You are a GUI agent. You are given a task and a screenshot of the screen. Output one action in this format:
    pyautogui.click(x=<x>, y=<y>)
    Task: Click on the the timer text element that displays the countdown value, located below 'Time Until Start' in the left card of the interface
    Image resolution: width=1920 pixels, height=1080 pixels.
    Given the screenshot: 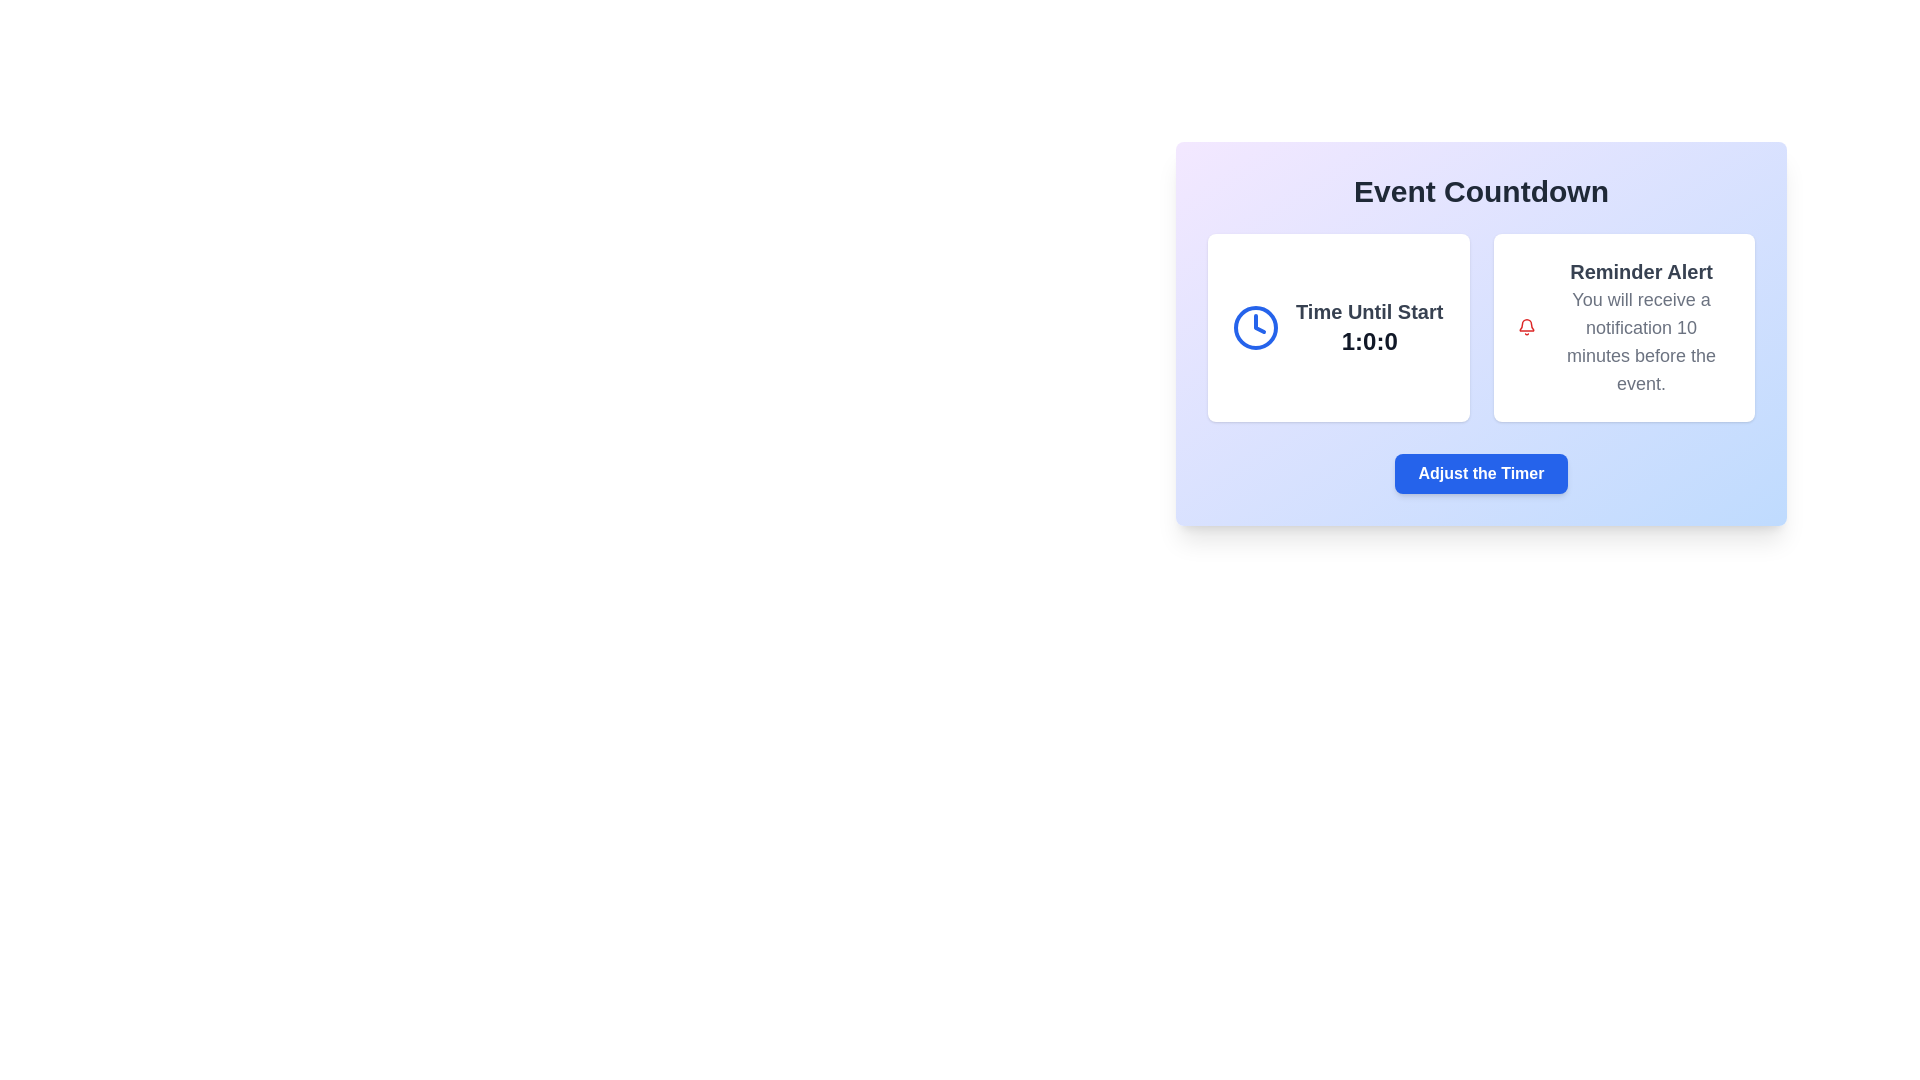 What is the action you would take?
    pyautogui.click(x=1368, y=341)
    